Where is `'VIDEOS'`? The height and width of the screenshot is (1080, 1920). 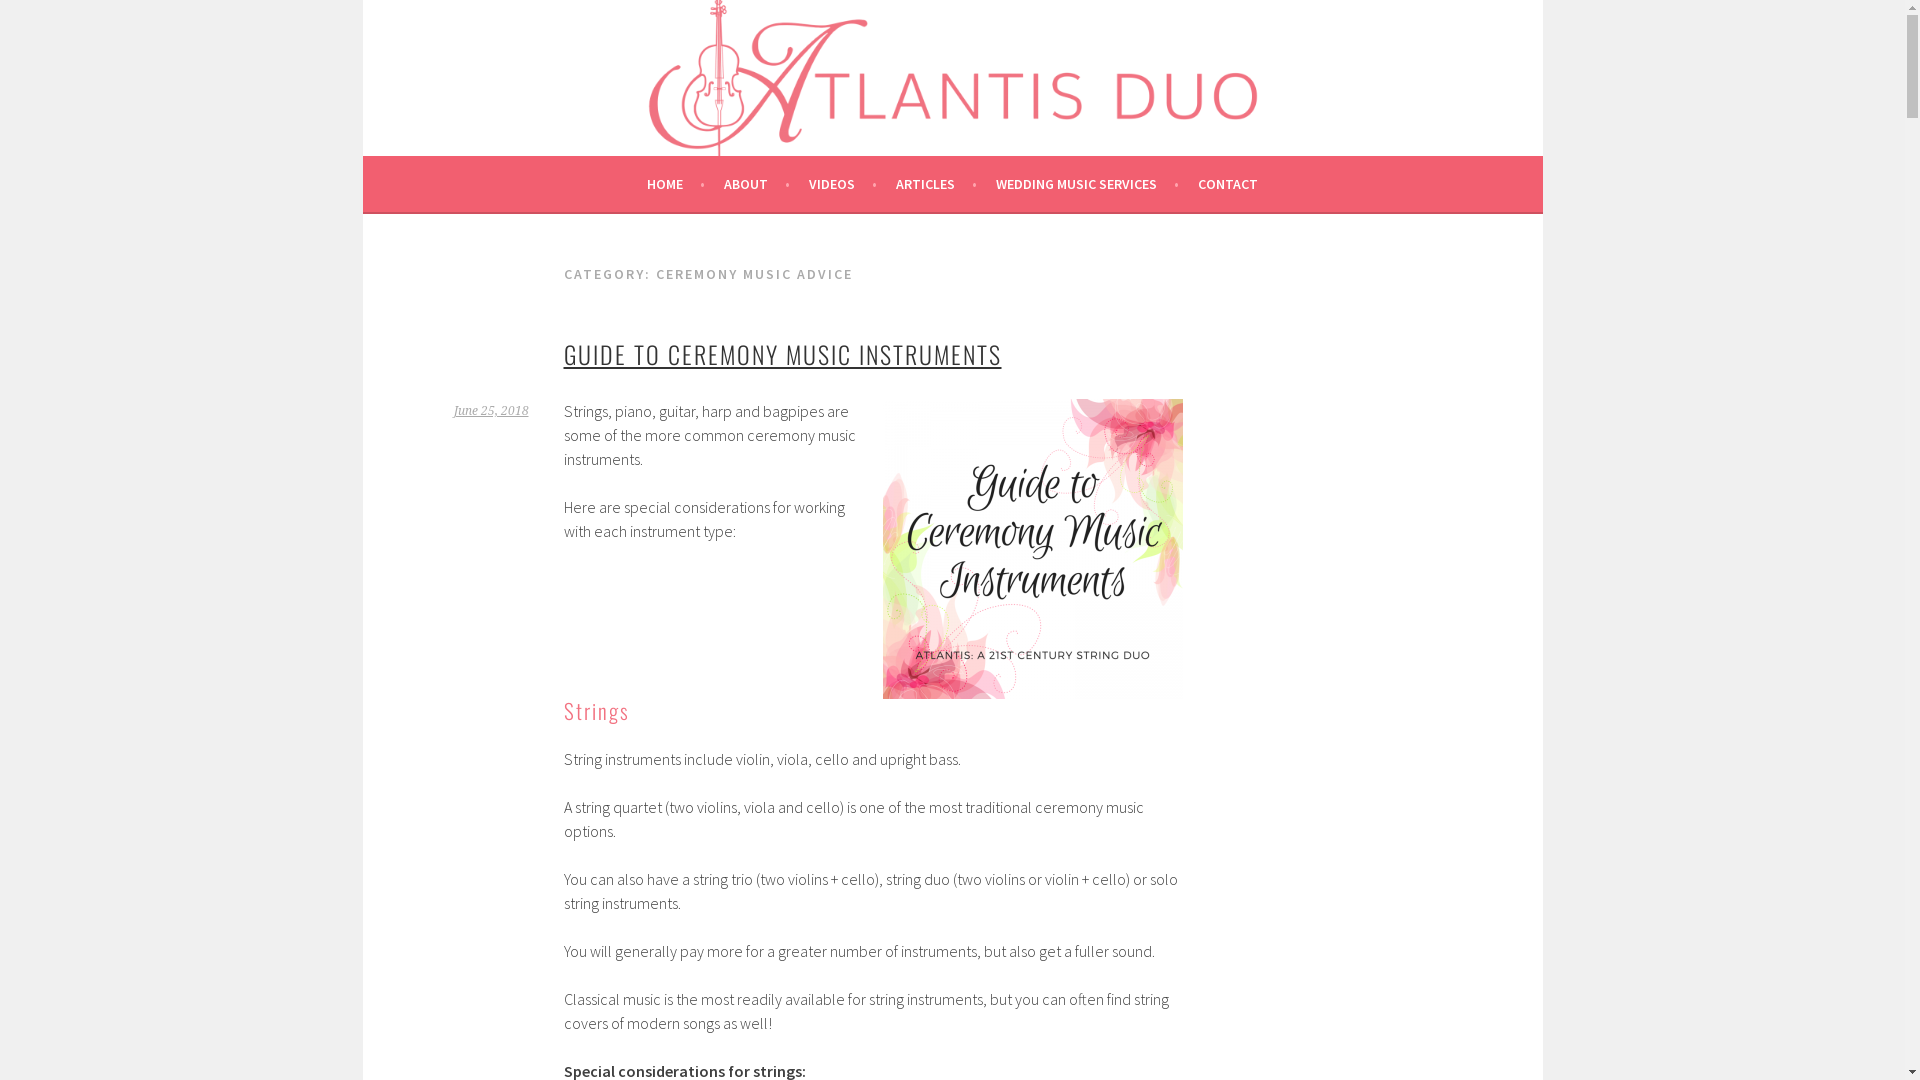
'VIDEOS' is located at coordinates (843, 184).